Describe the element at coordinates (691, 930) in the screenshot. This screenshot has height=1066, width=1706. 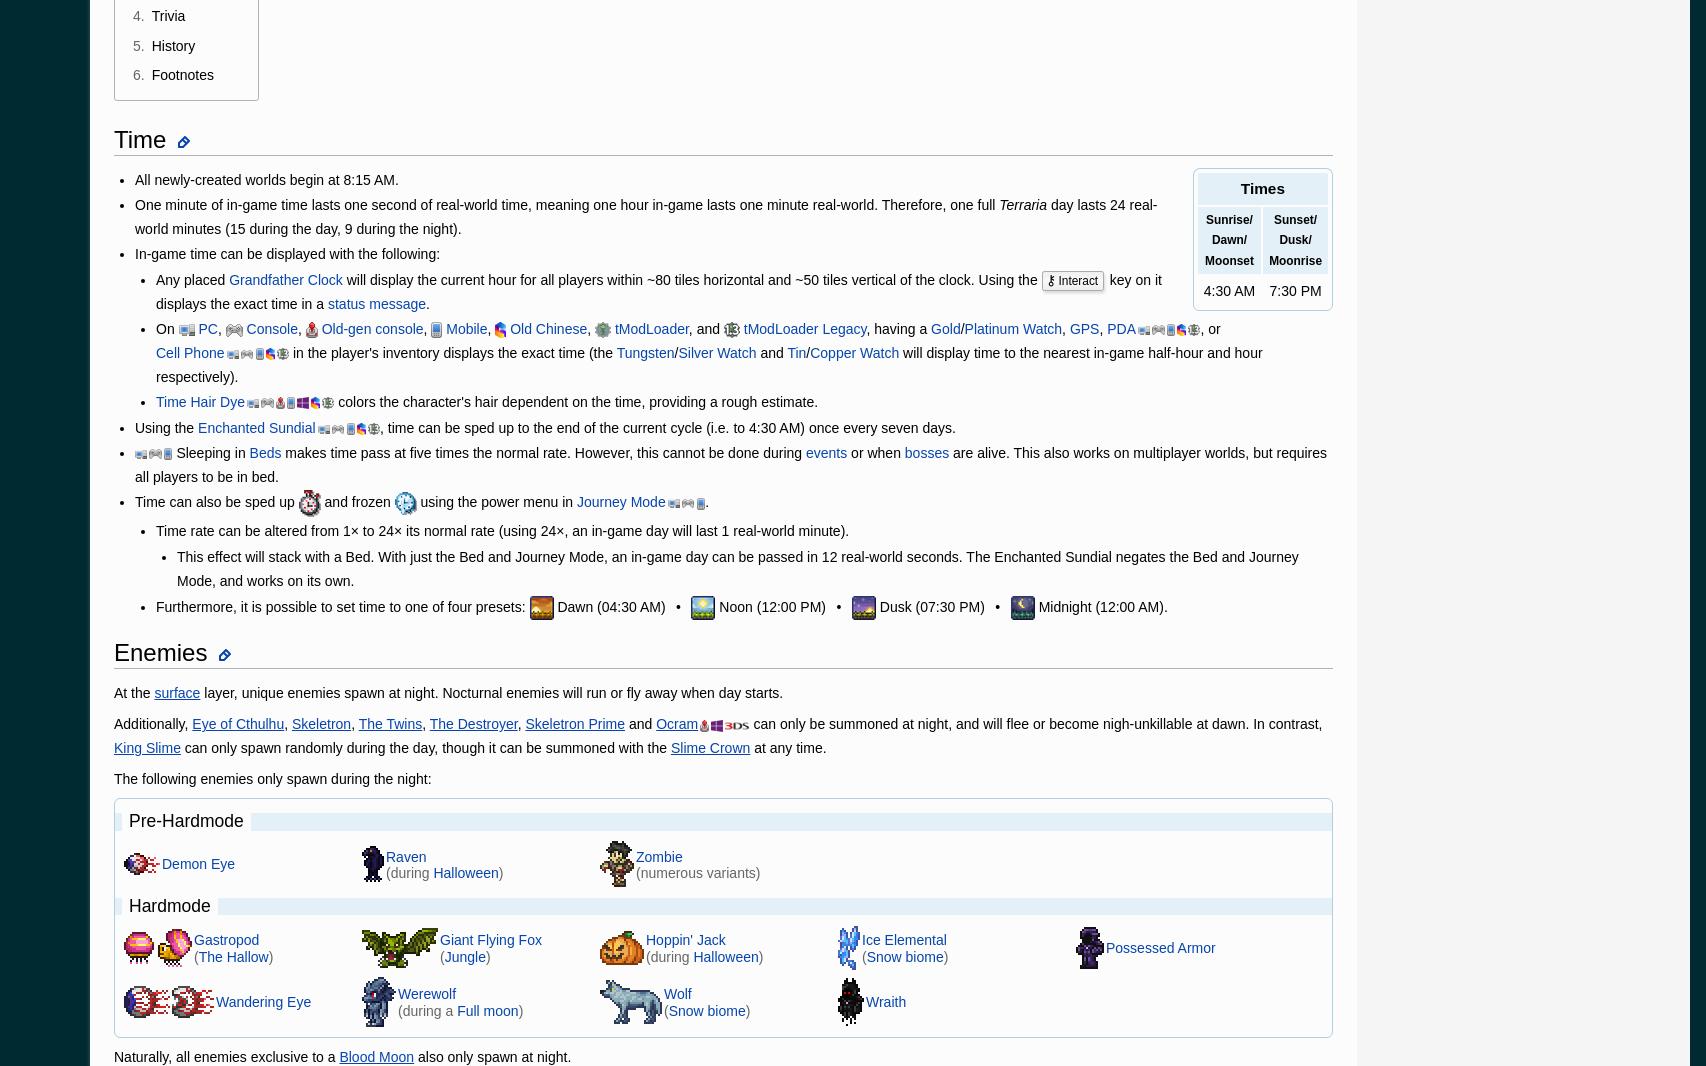
I see `'Global Sitemap'` at that location.